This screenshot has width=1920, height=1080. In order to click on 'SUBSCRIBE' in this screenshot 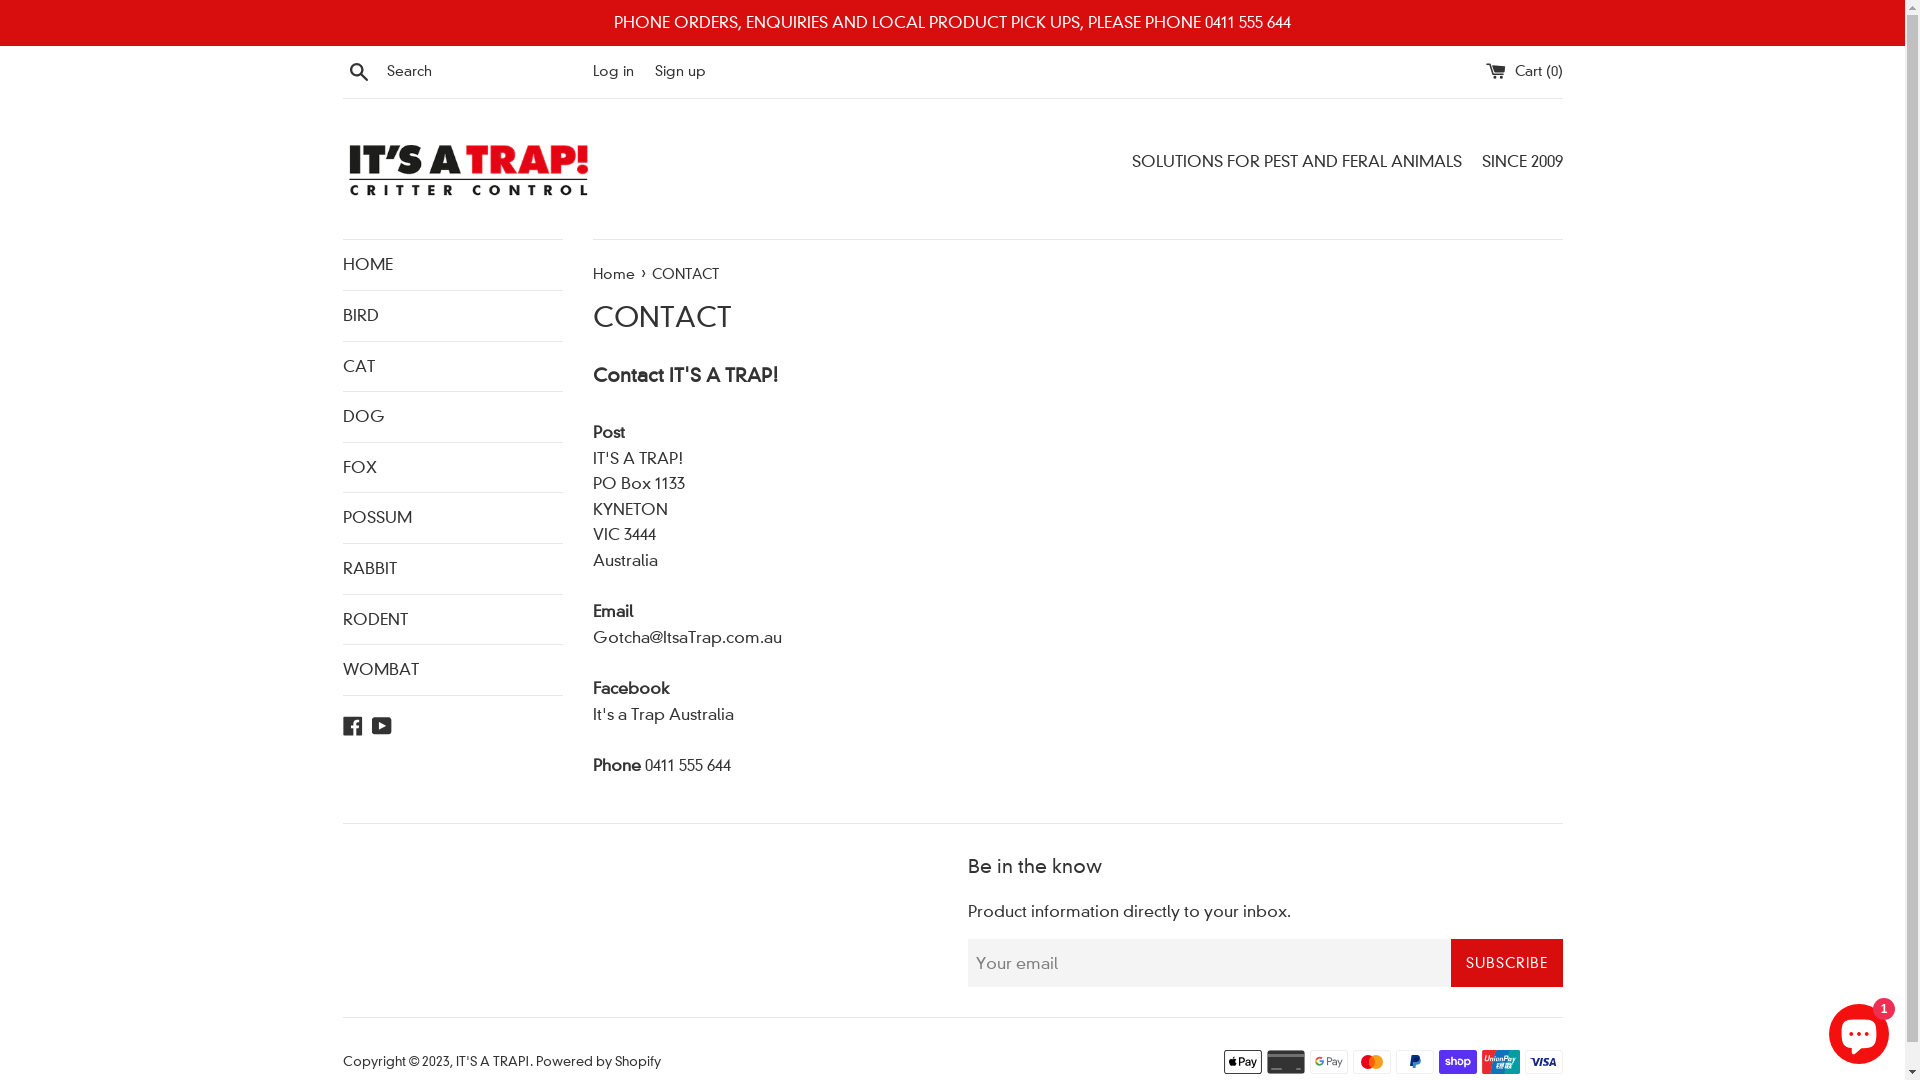, I will do `click(1506, 962)`.